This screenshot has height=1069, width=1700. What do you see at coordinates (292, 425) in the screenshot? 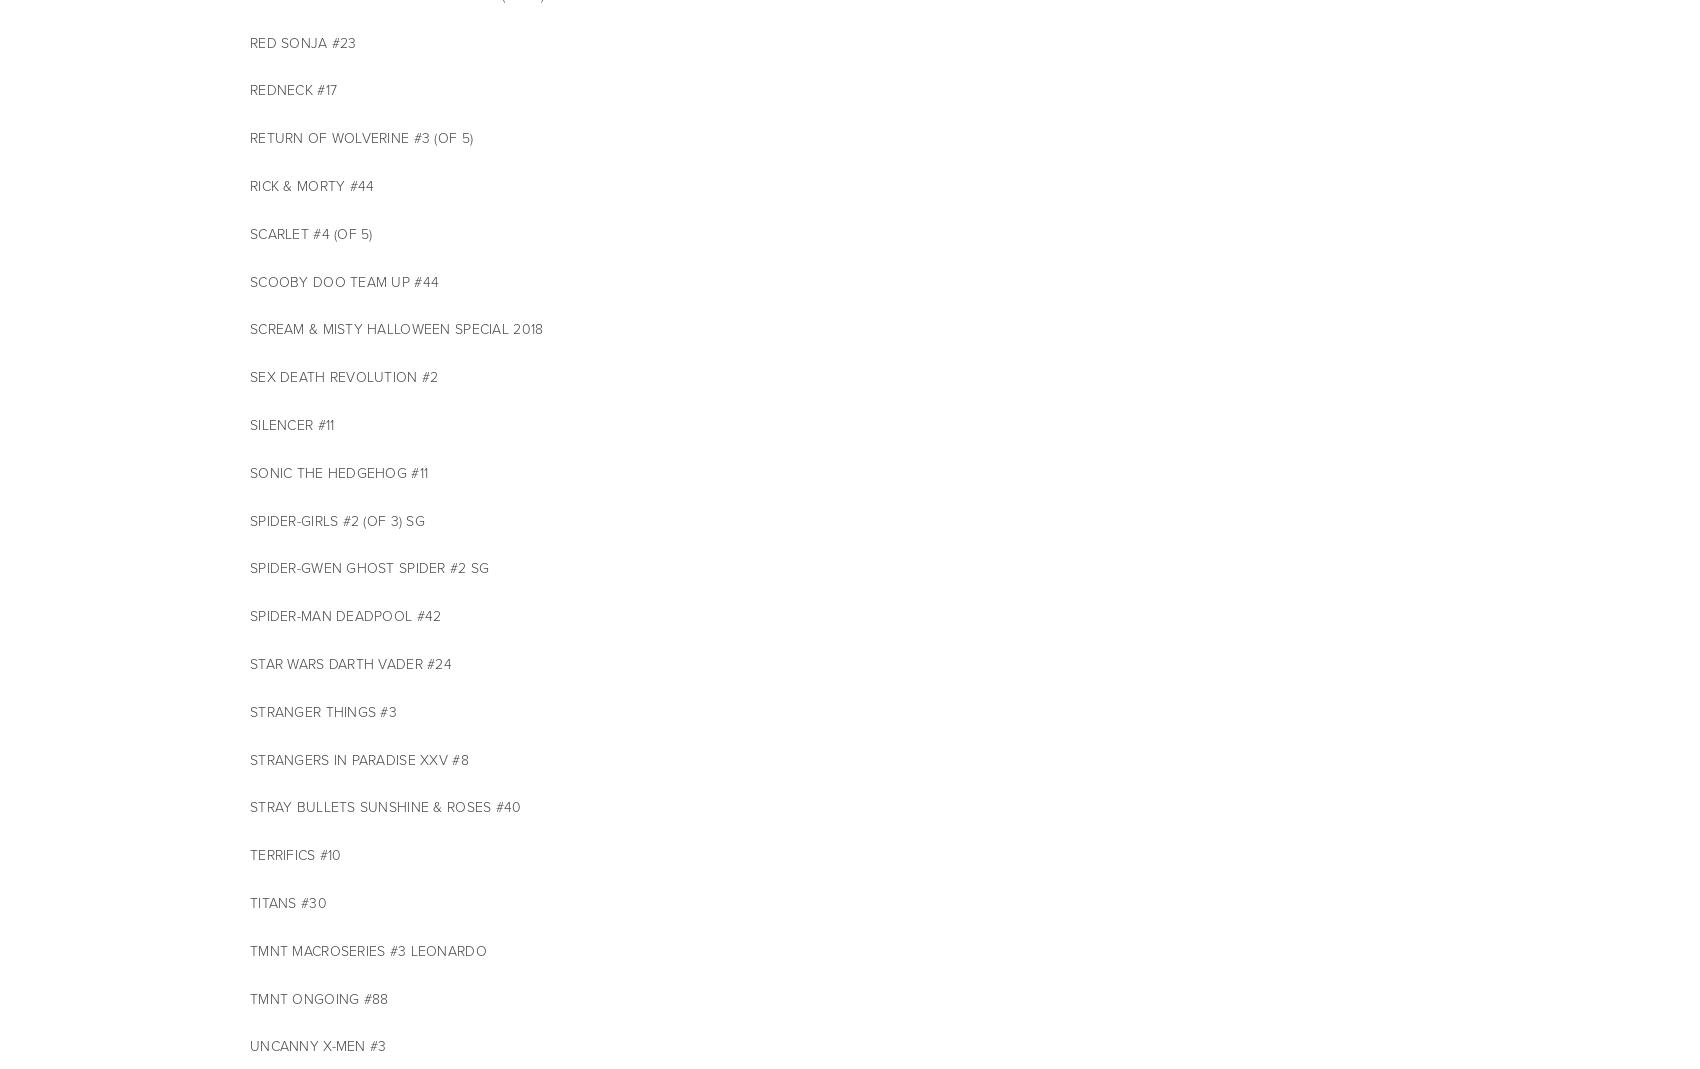
I see `'SILENCER #11'` at bounding box center [292, 425].